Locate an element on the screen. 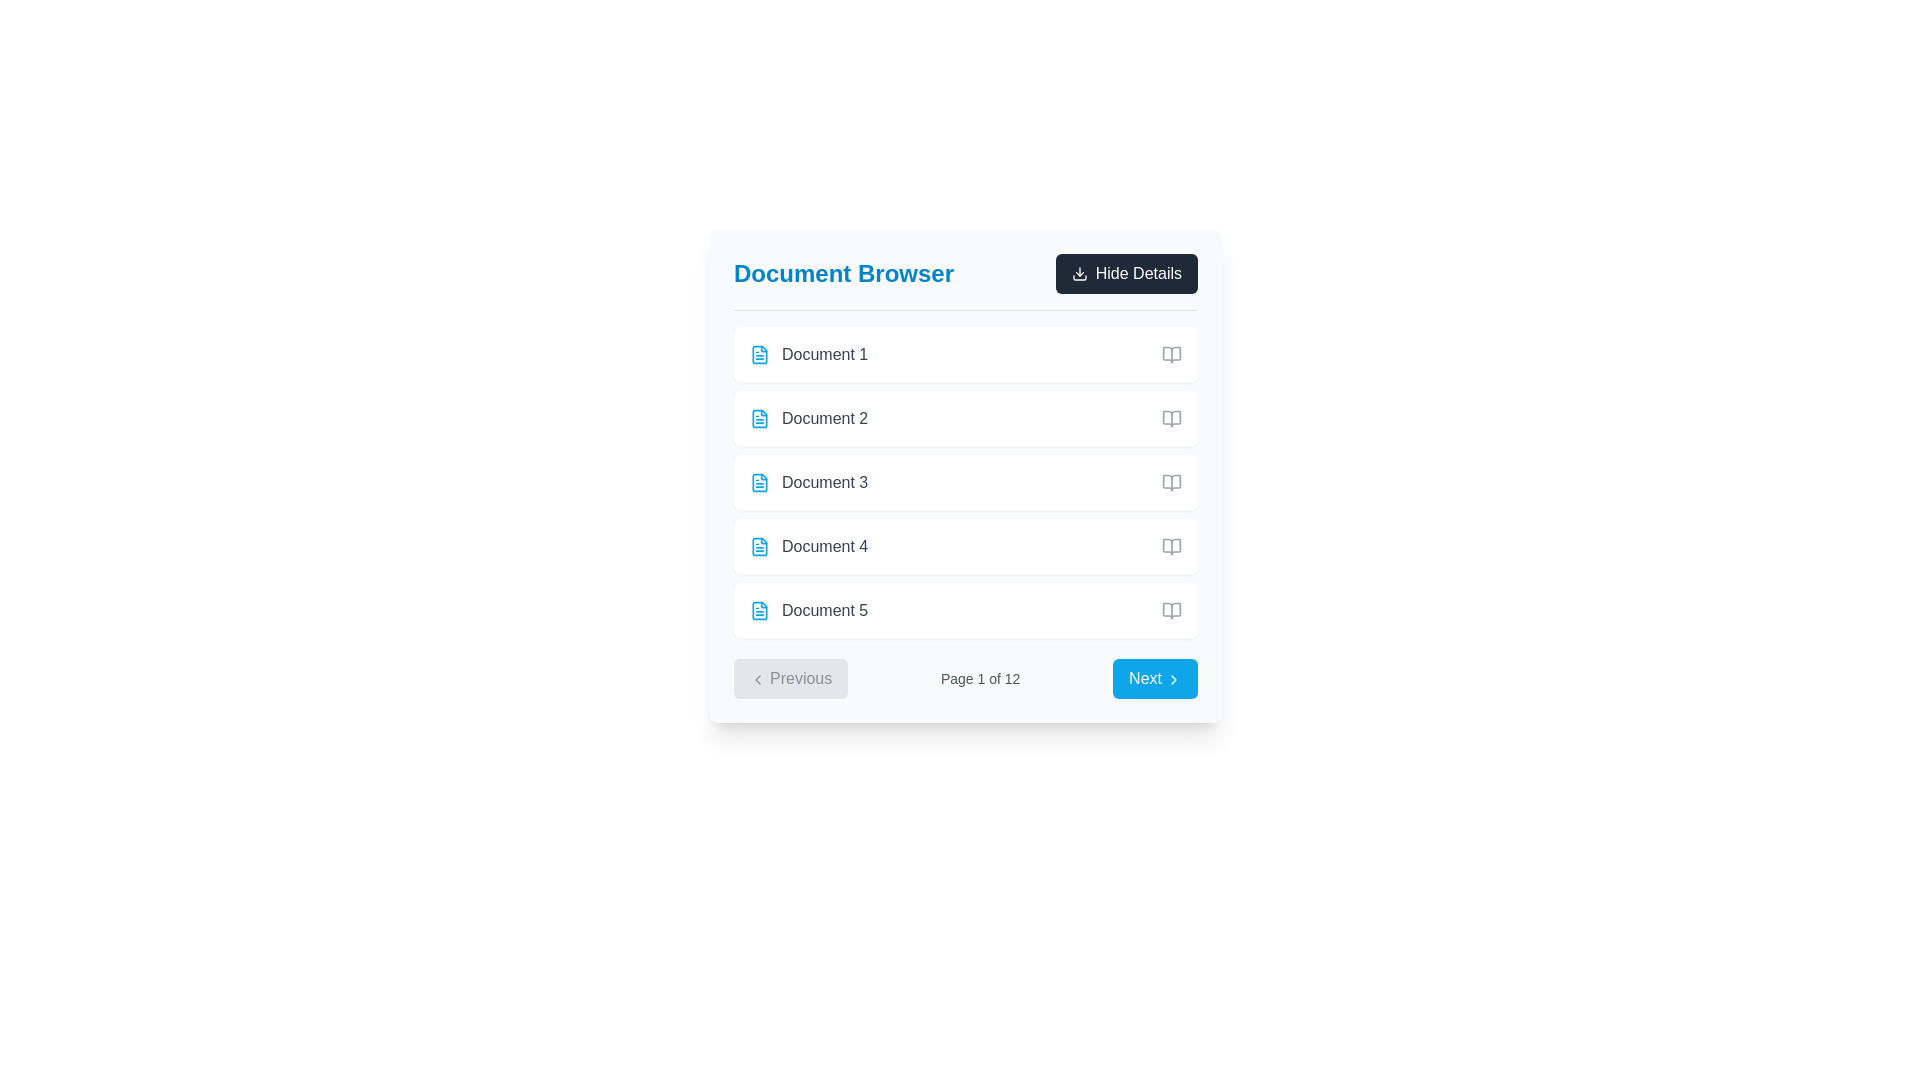 Image resolution: width=1920 pixels, height=1080 pixels. the 'Hide Details' button, which has a dark background, rounded corners, and white text, located in the top-right corner of its section is located at coordinates (1126, 273).